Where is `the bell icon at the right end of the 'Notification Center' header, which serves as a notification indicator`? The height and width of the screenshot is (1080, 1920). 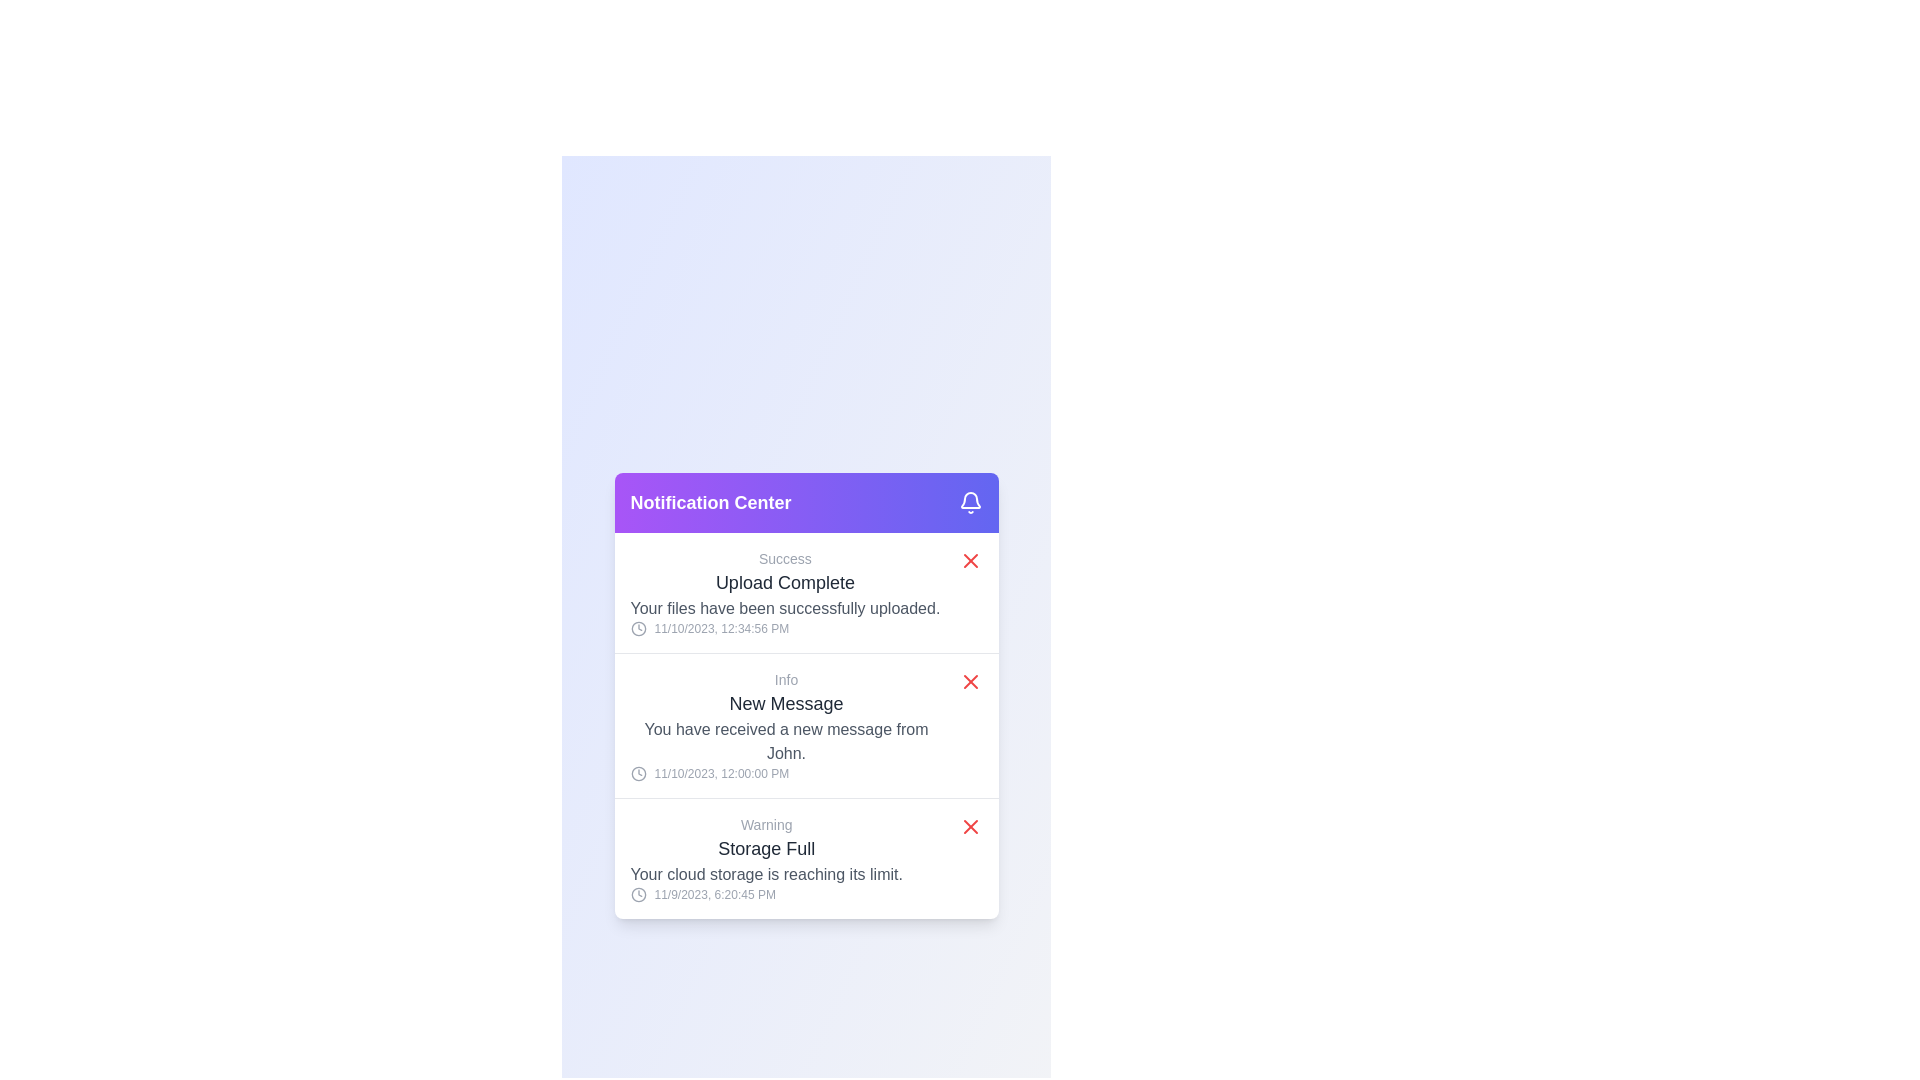 the bell icon at the right end of the 'Notification Center' header, which serves as a notification indicator is located at coordinates (970, 501).